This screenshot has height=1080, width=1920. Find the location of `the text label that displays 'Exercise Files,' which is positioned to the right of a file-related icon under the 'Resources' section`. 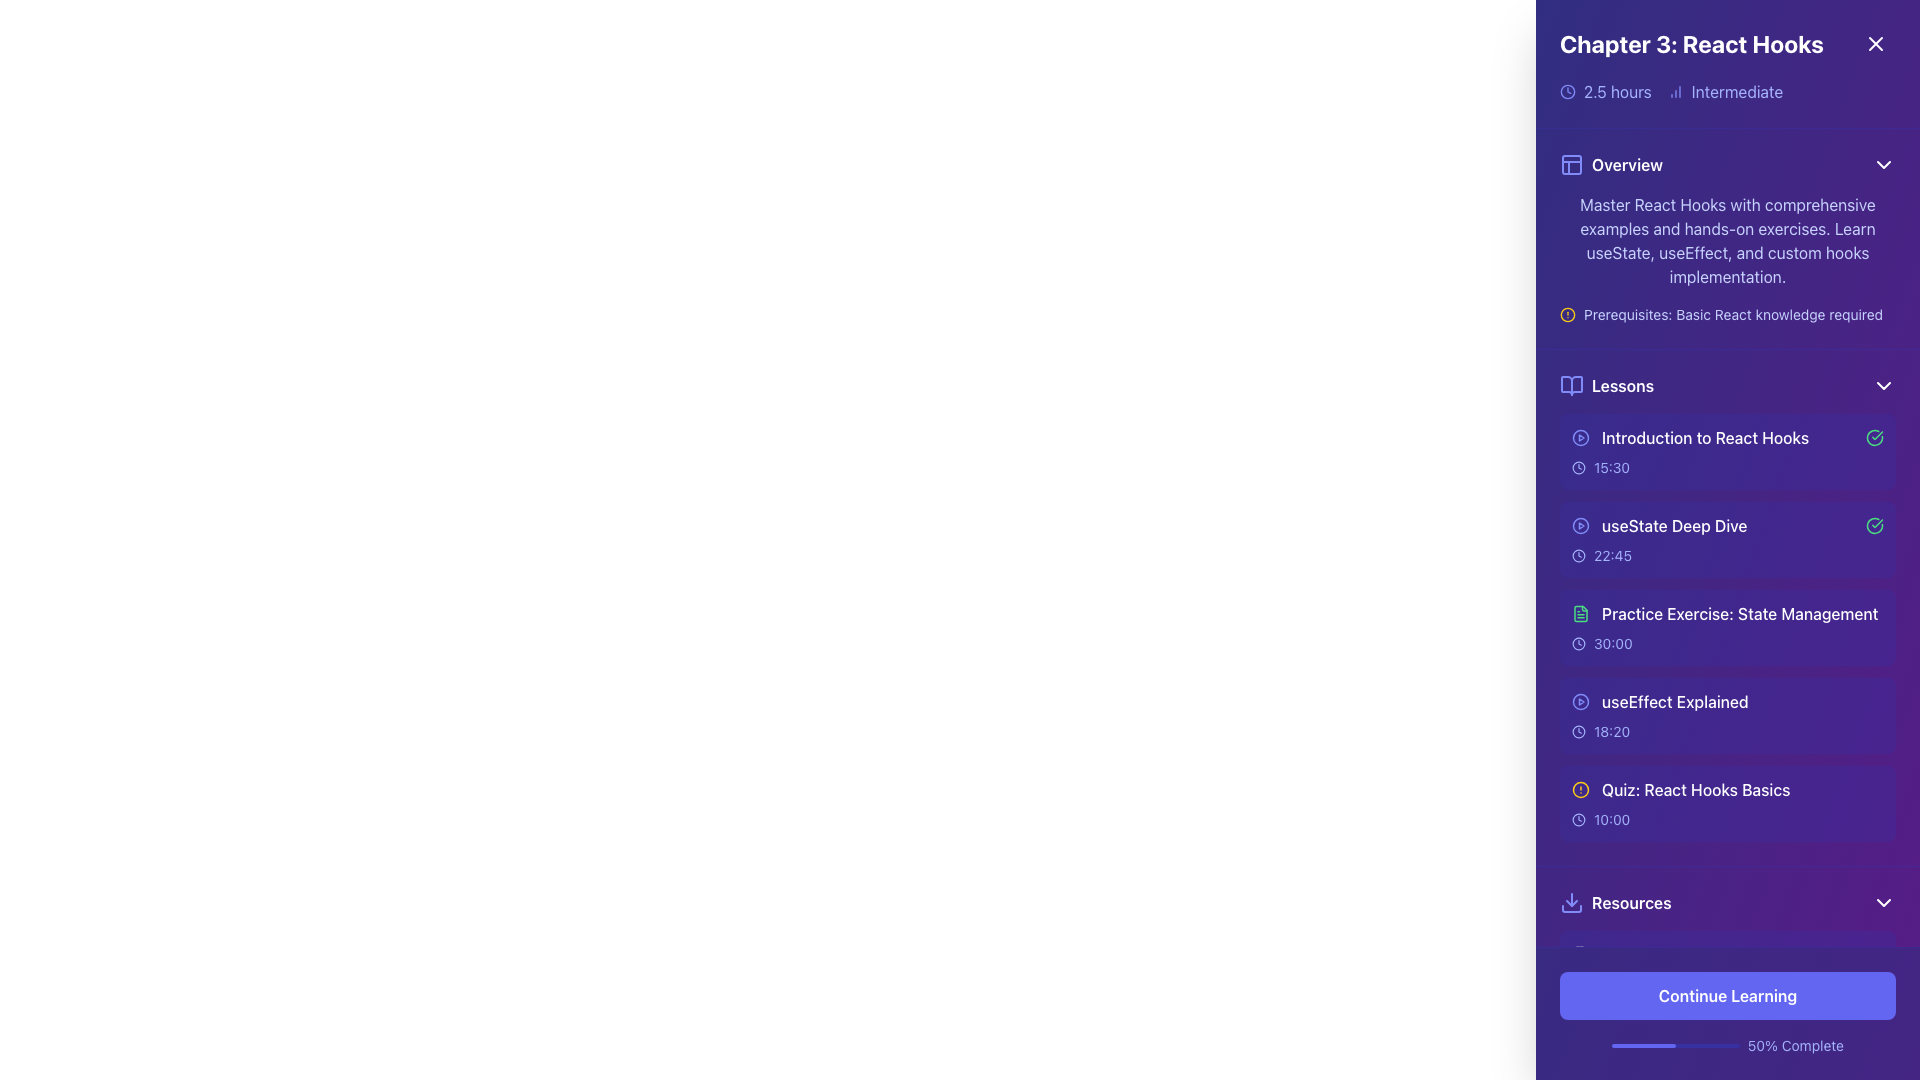

the text label that displays 'Exercise Files,' which is positioned to the right of a file-related icon under the 'Resources' section is located at coordinates (1646, 1014).